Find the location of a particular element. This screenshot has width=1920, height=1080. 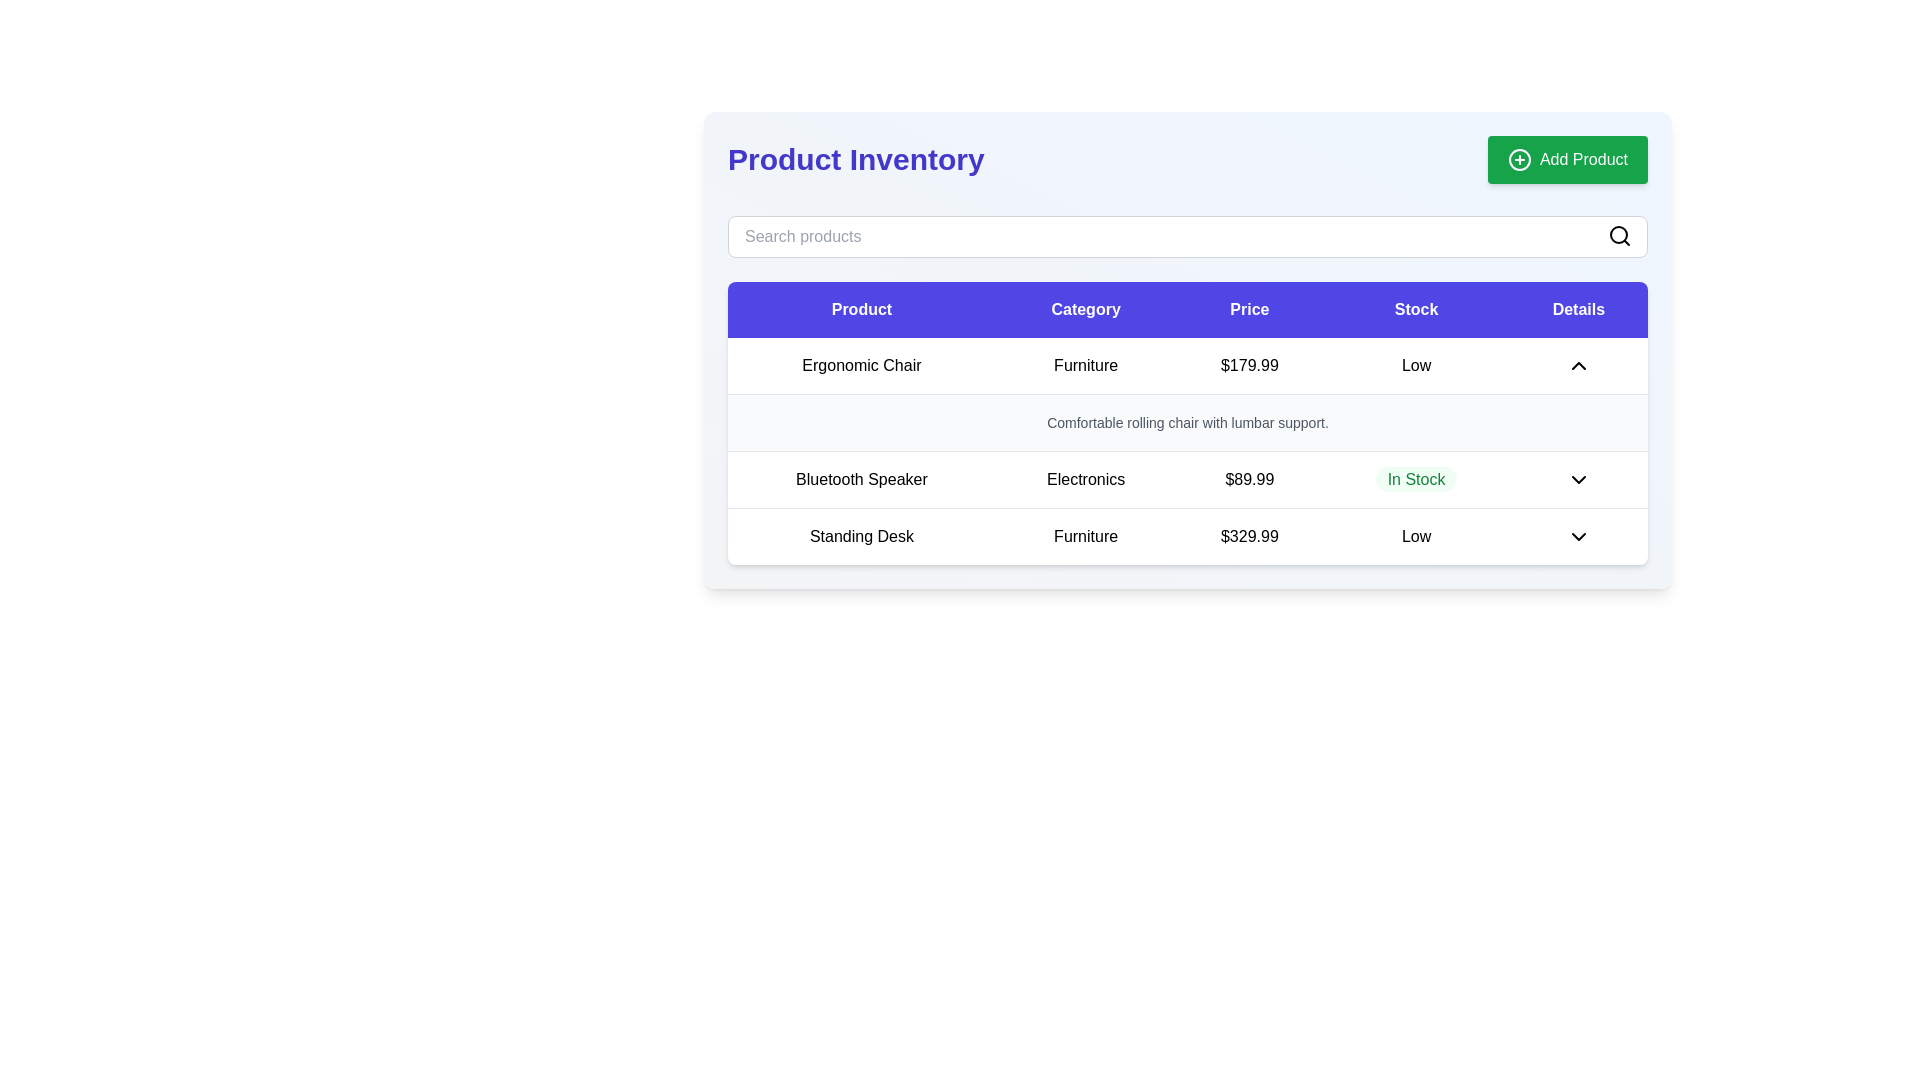

the Text label displaying the name of the product, which is located in the first cell of the last row under the 'Product' column, to the left of 'Furniture' is located at coordinates (861, 535).